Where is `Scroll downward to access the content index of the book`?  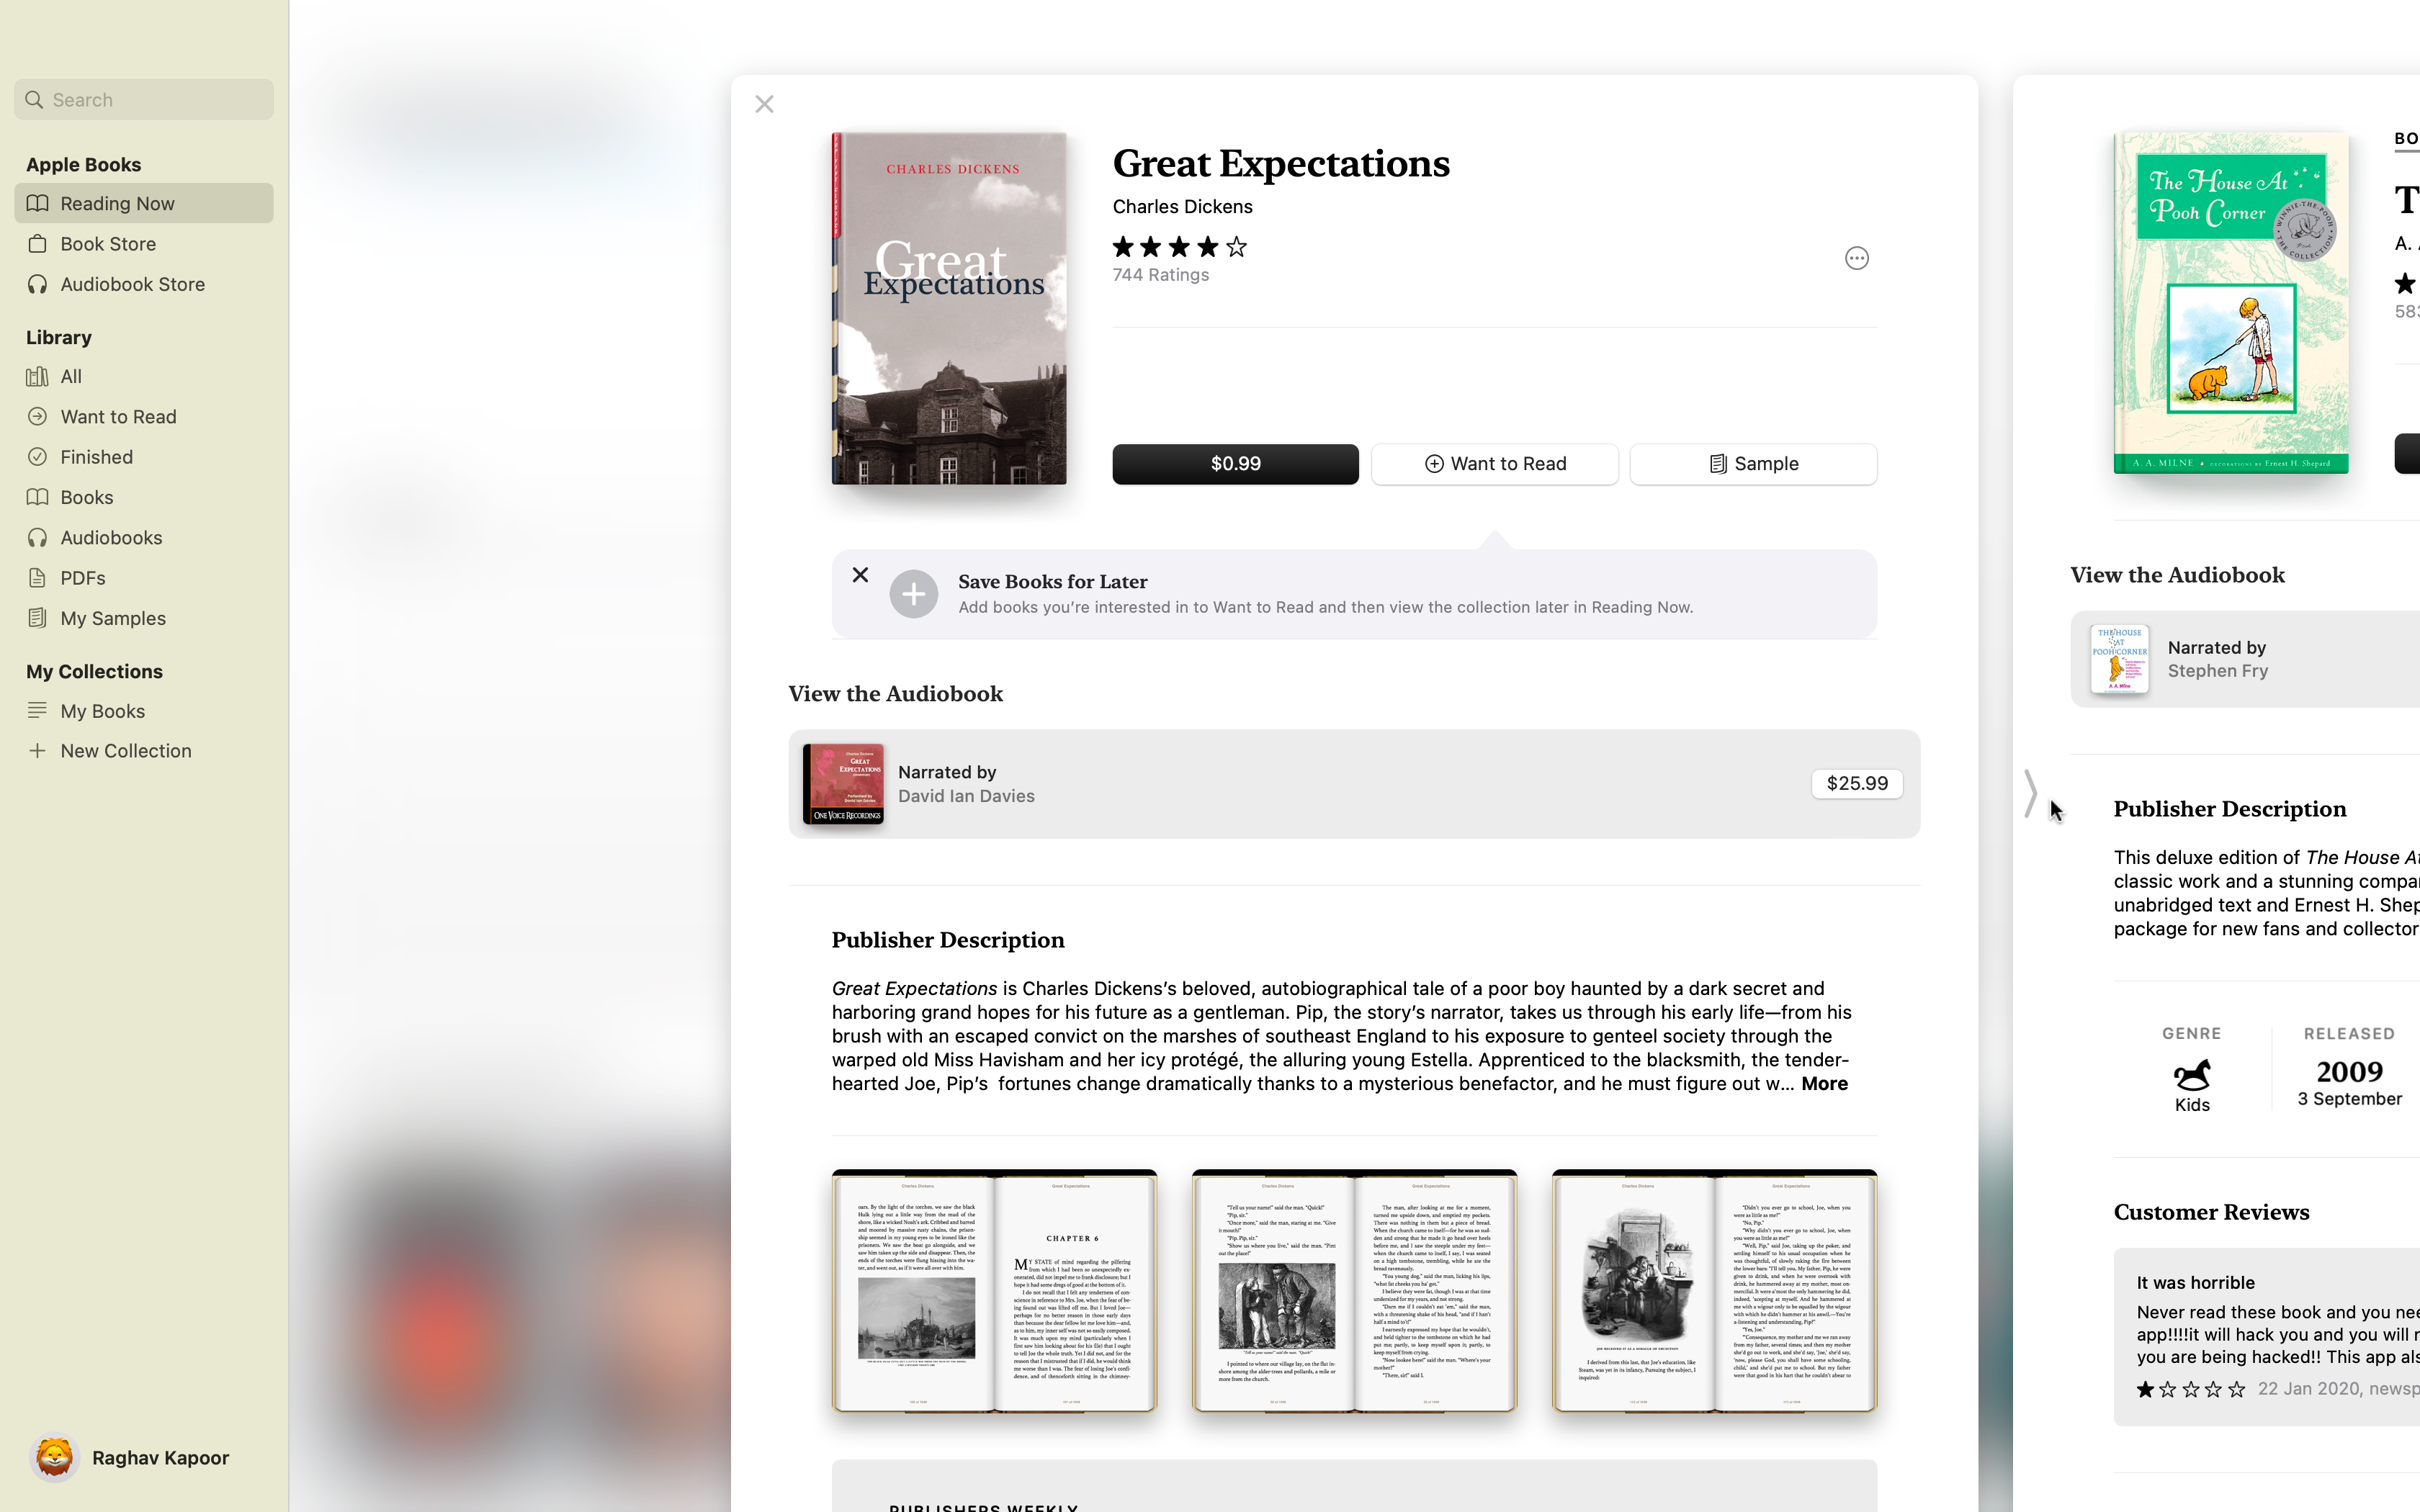
Scroll downward to access the content index of the book is located at coordinates (4549600, 1669248).